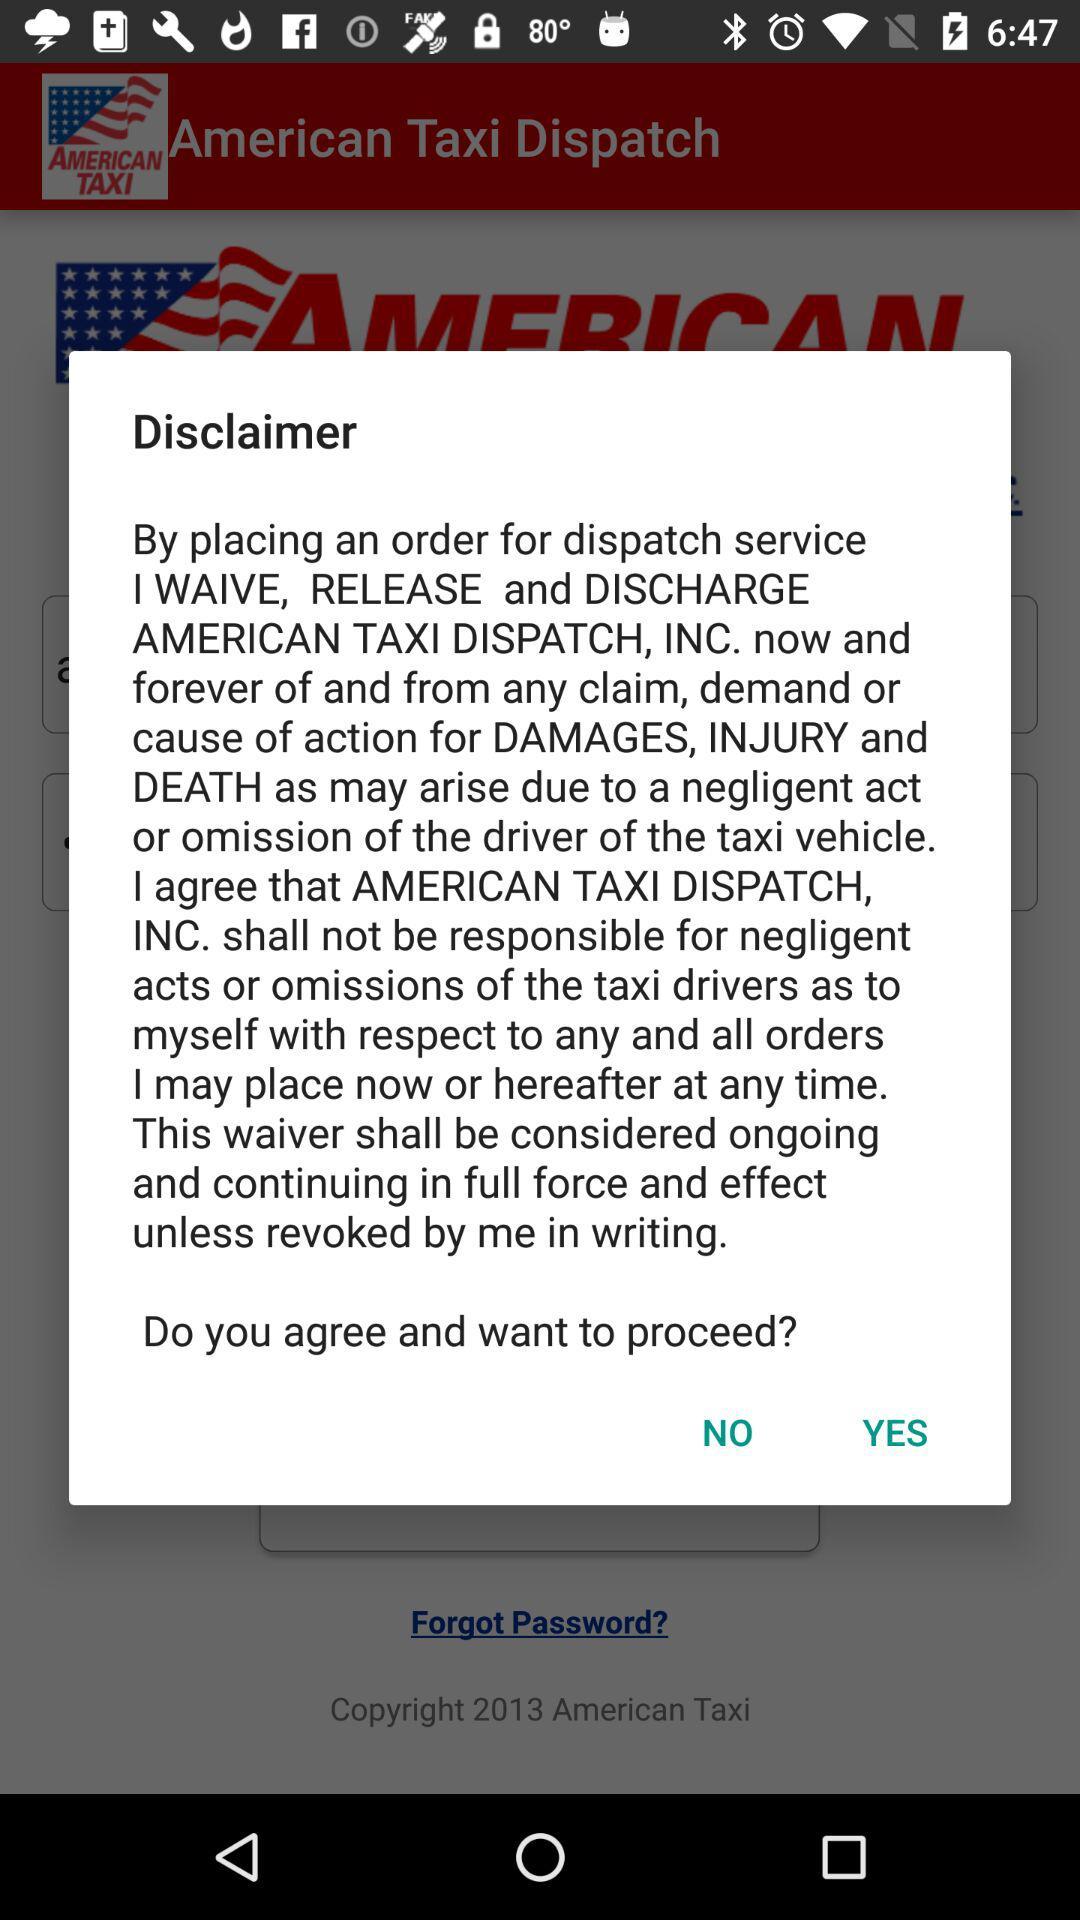 The height and width of the screenshot is (1920, 1080). What do you see at coordinates (727, 1430) in the screenshot?
I see `no icon` at bounding box center [727, 1430].